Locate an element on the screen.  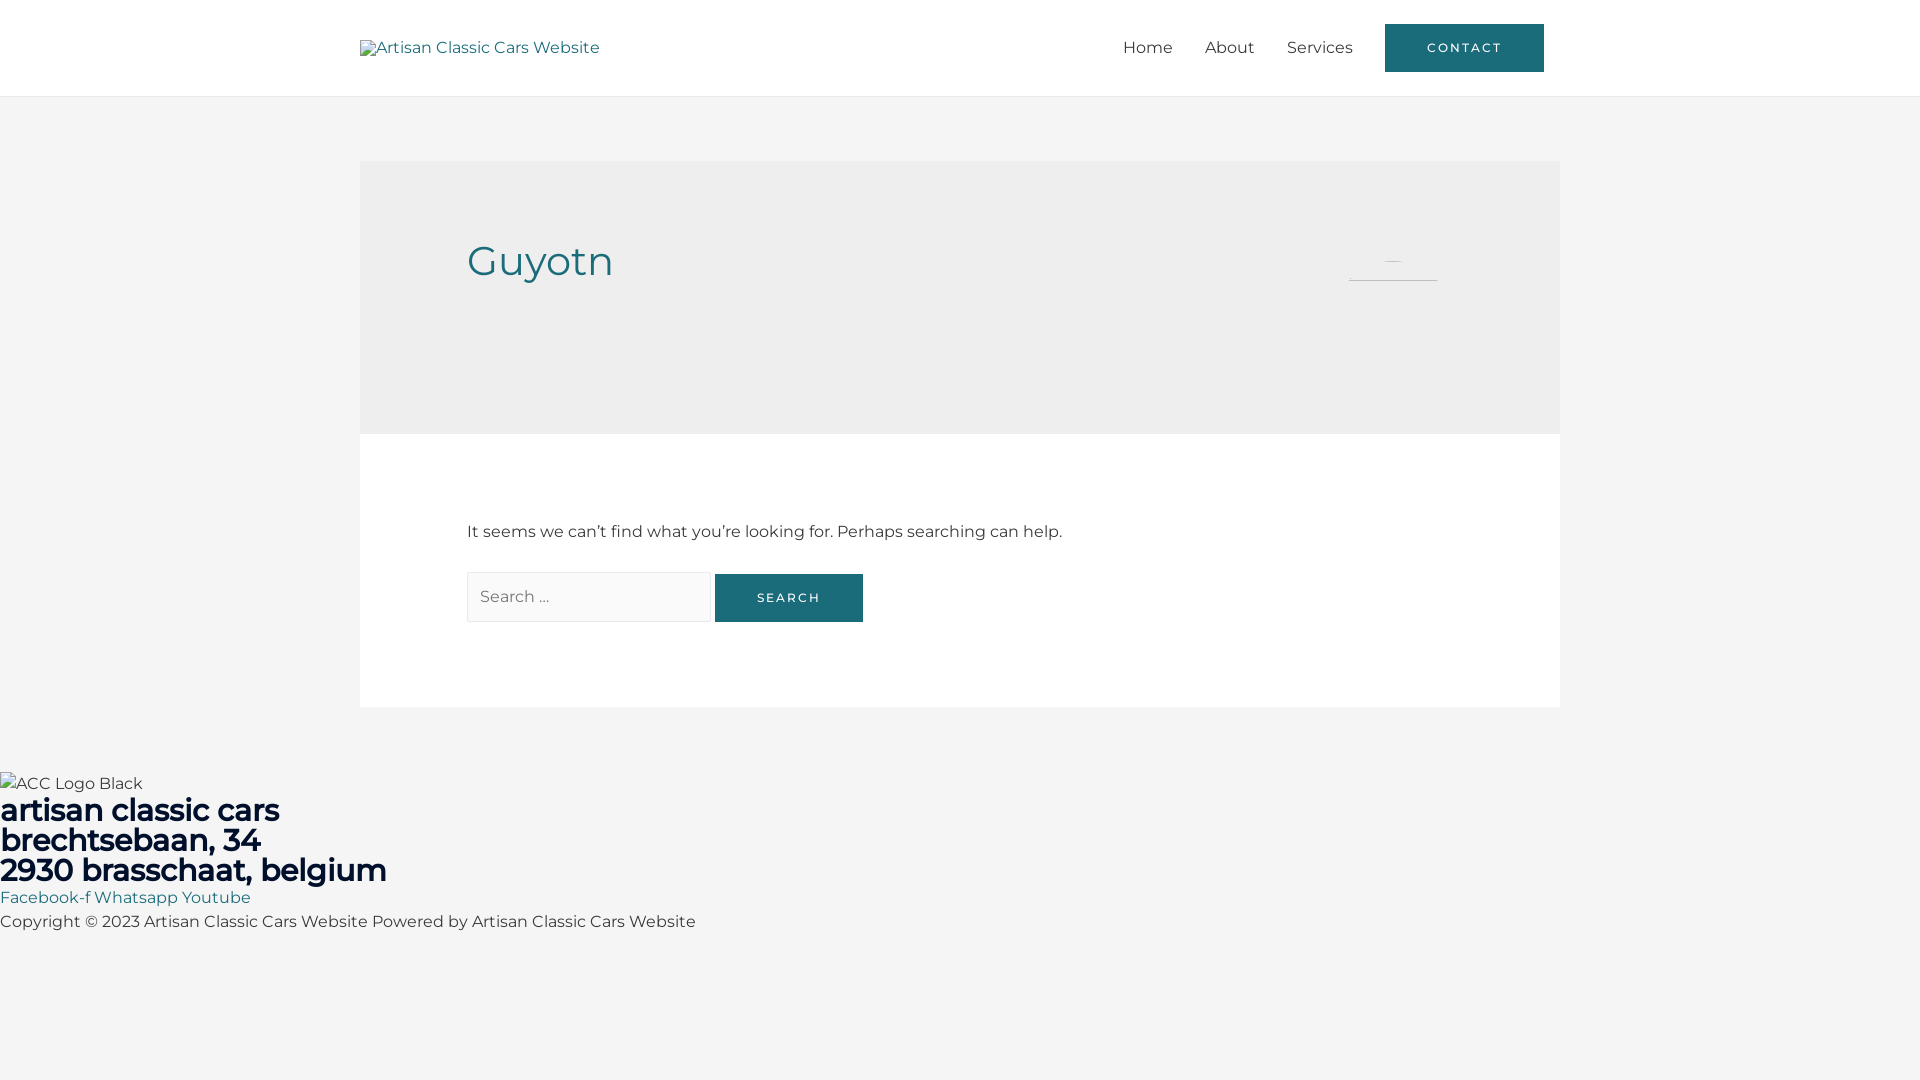
'Youtube' is located at coordinates (216, 896).